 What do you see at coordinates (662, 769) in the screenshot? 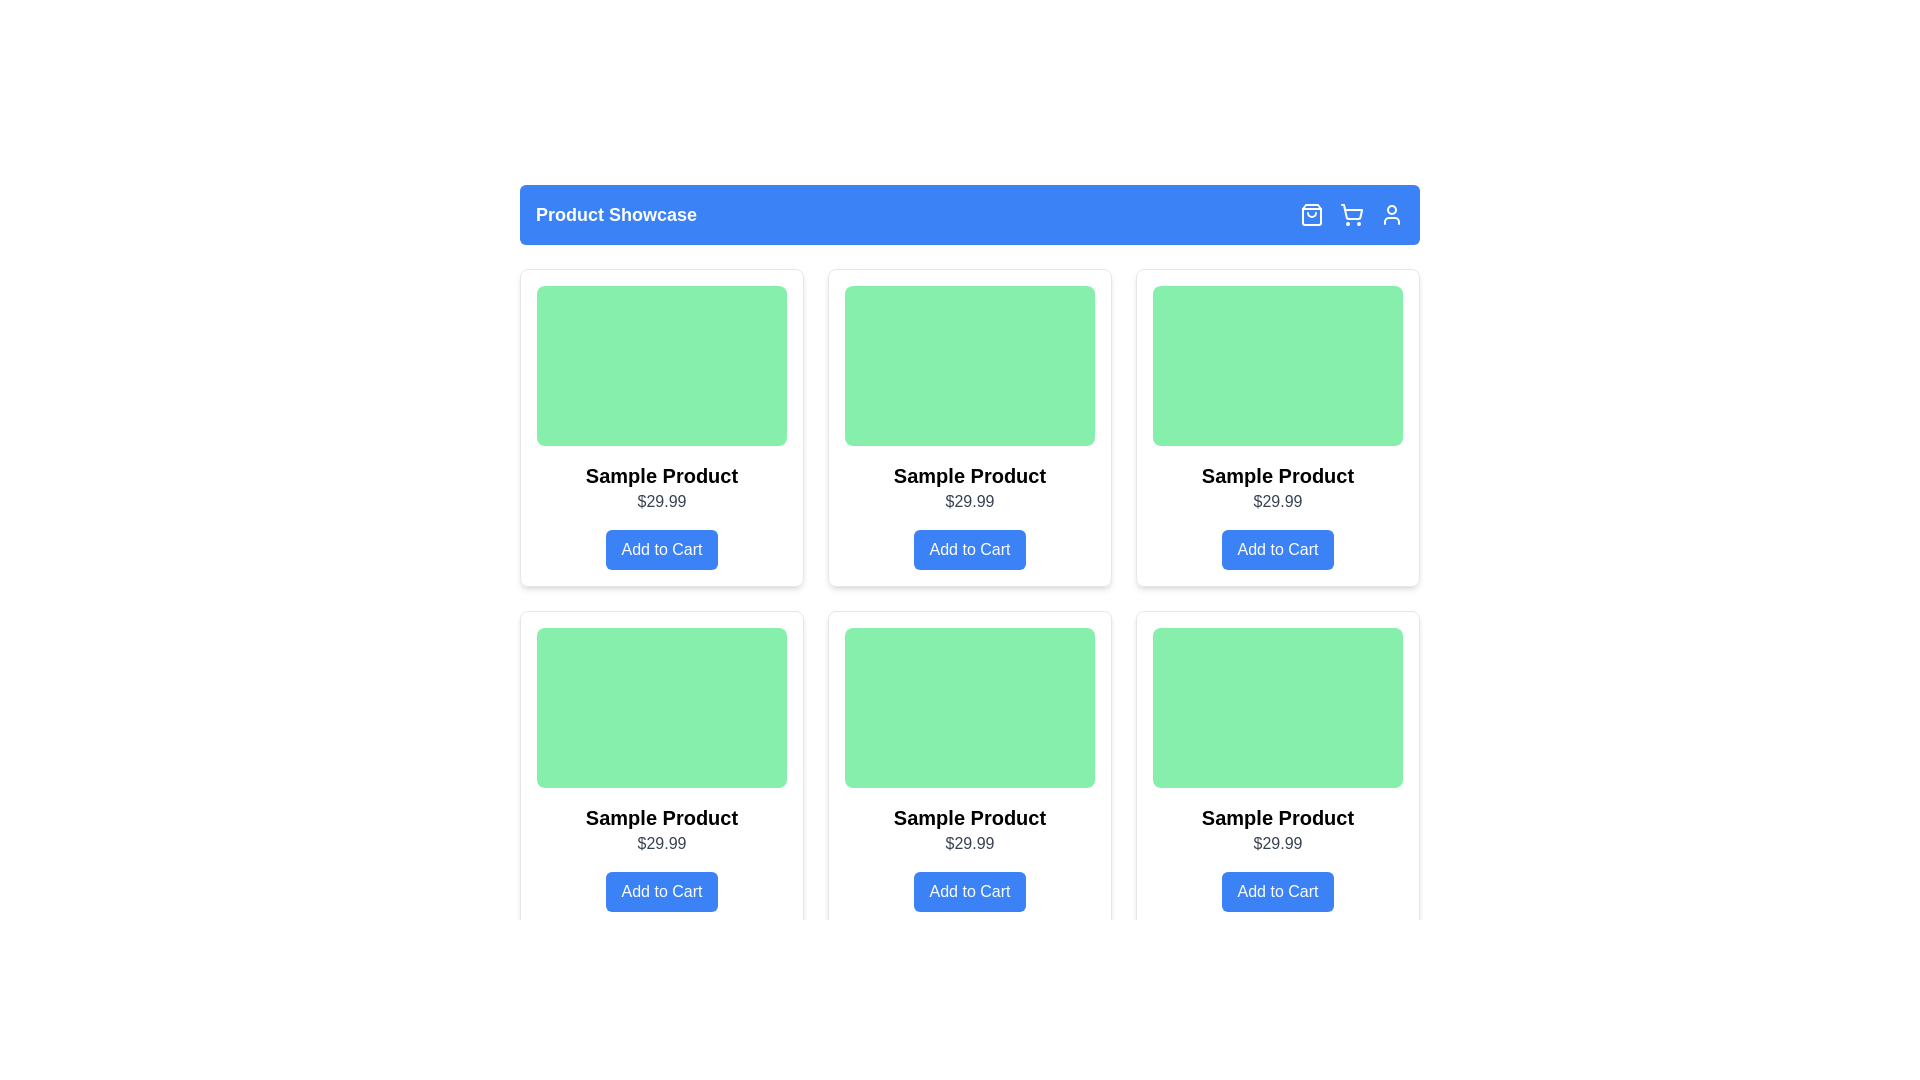
I see `the product display card located in the first column of the second row of the grid layout` at bounding box center [662, 769].